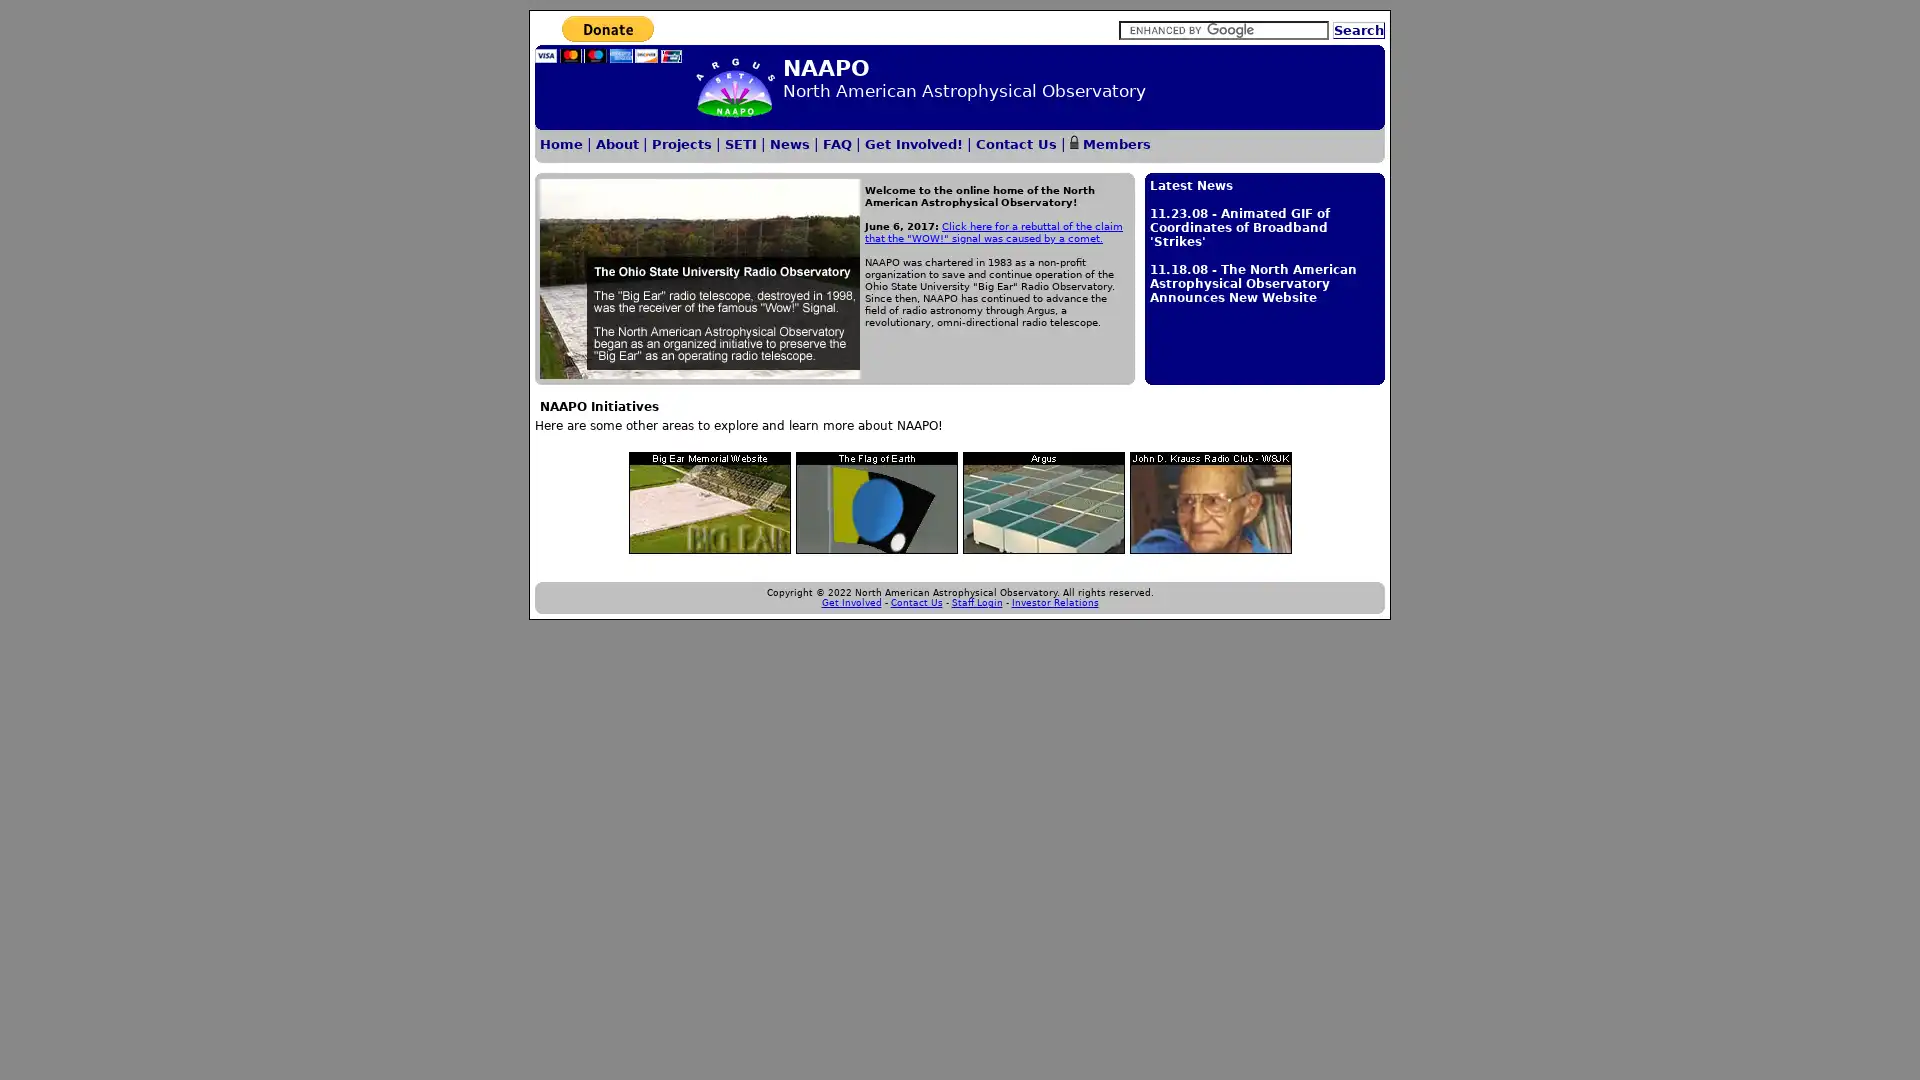 The height and width of the screenshot is (1080, 1920). I want to click on Search, so click(1358, 30).